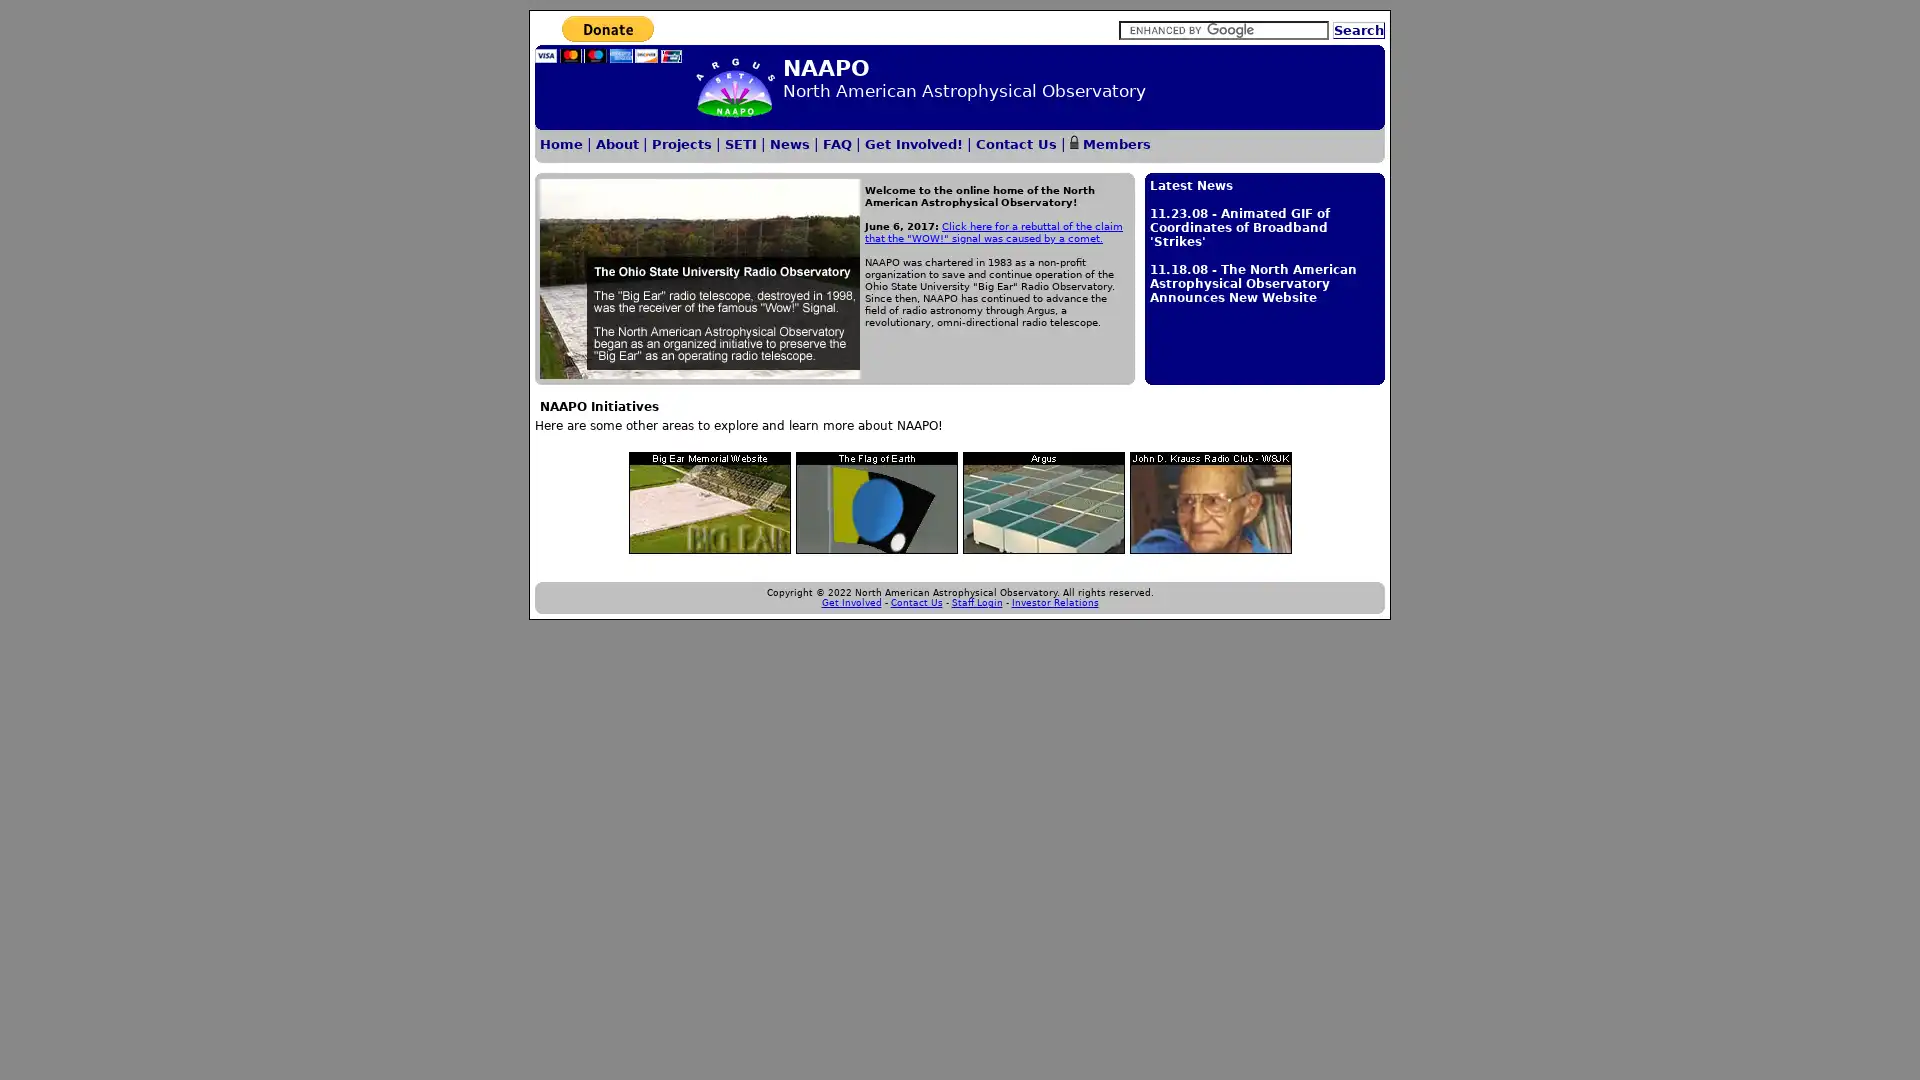 The height and width of the screenshot is (1080, 1920). I want to click on Search, so click(1358, 30).